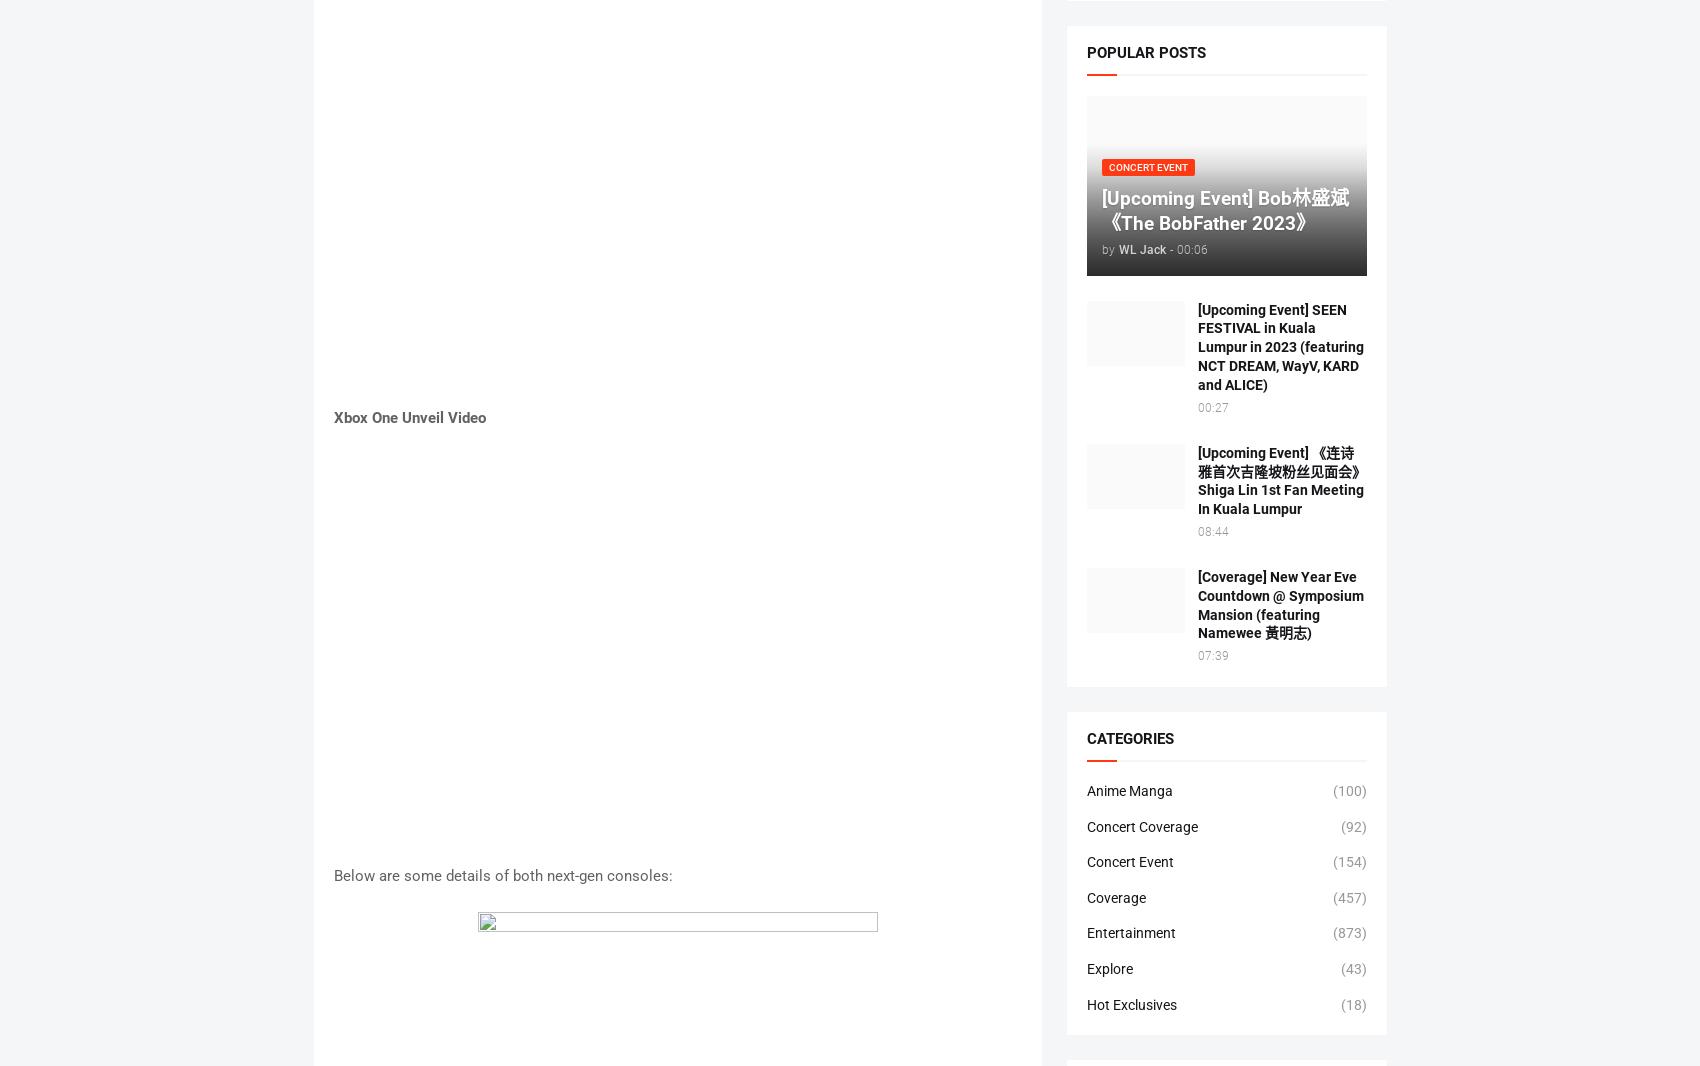 This screenshot has height=1066, width=1700. What do you see at coordinates (1130, 932) in the screenshot?
I see `'Entertainment'` at bounding box center [1130, 932].